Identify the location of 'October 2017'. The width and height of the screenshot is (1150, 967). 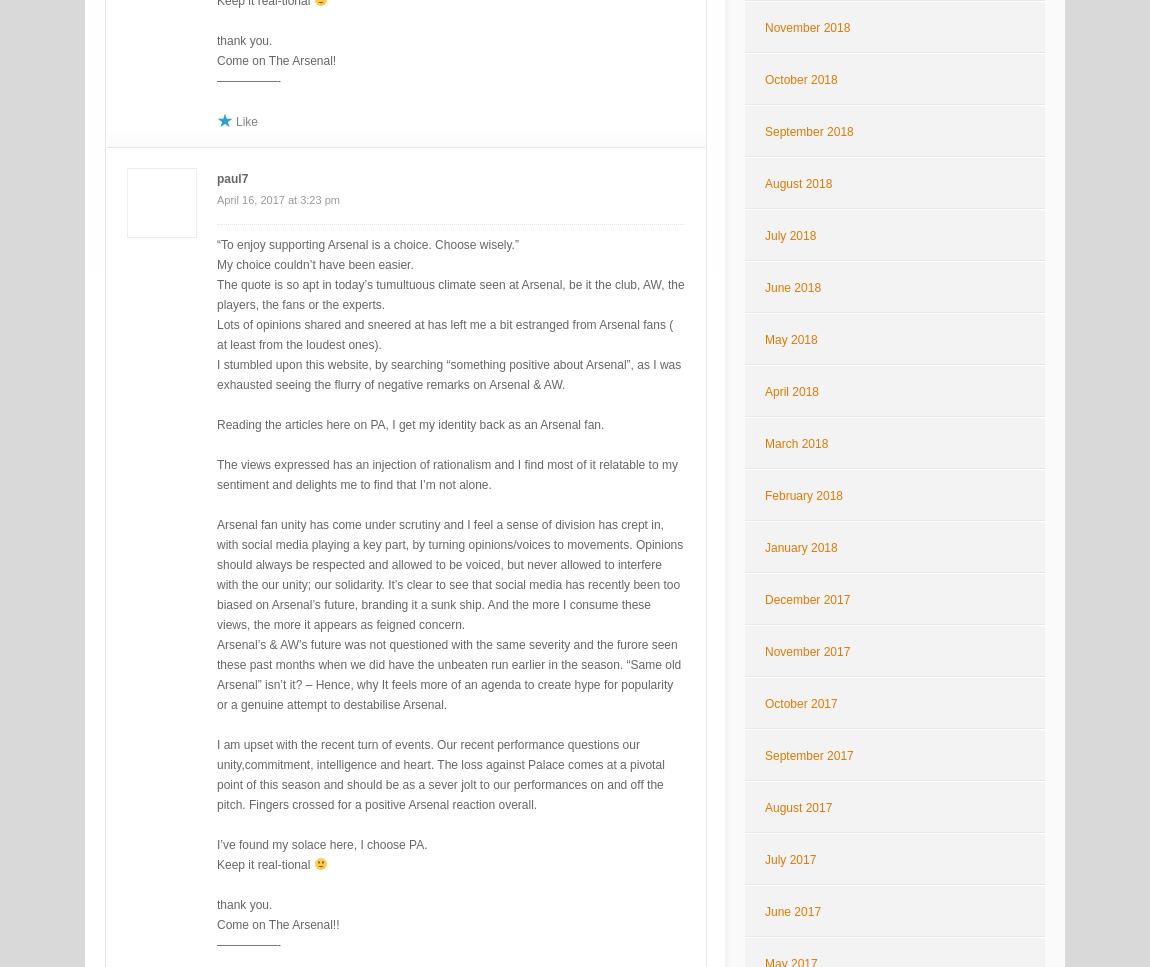
(799, 703).